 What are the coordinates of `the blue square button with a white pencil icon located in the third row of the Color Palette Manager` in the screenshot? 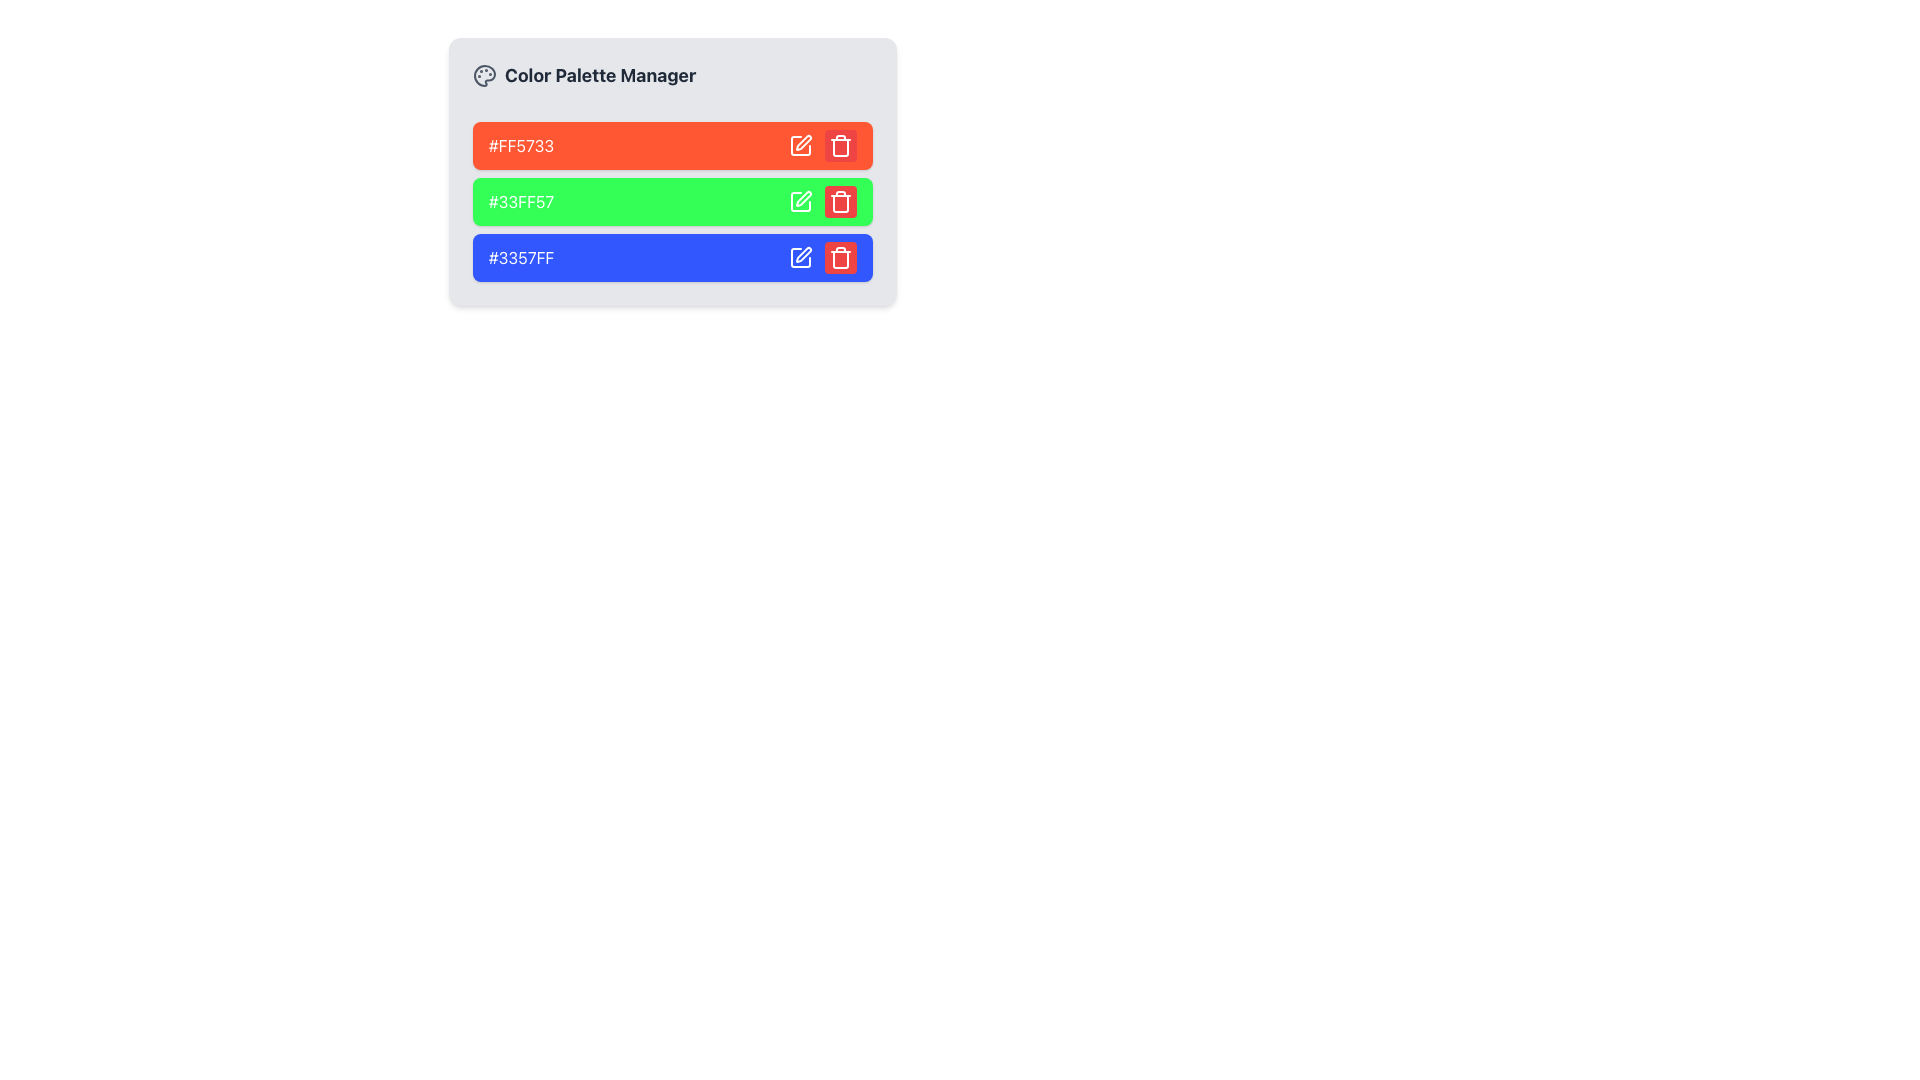 It's located at (801, 257).